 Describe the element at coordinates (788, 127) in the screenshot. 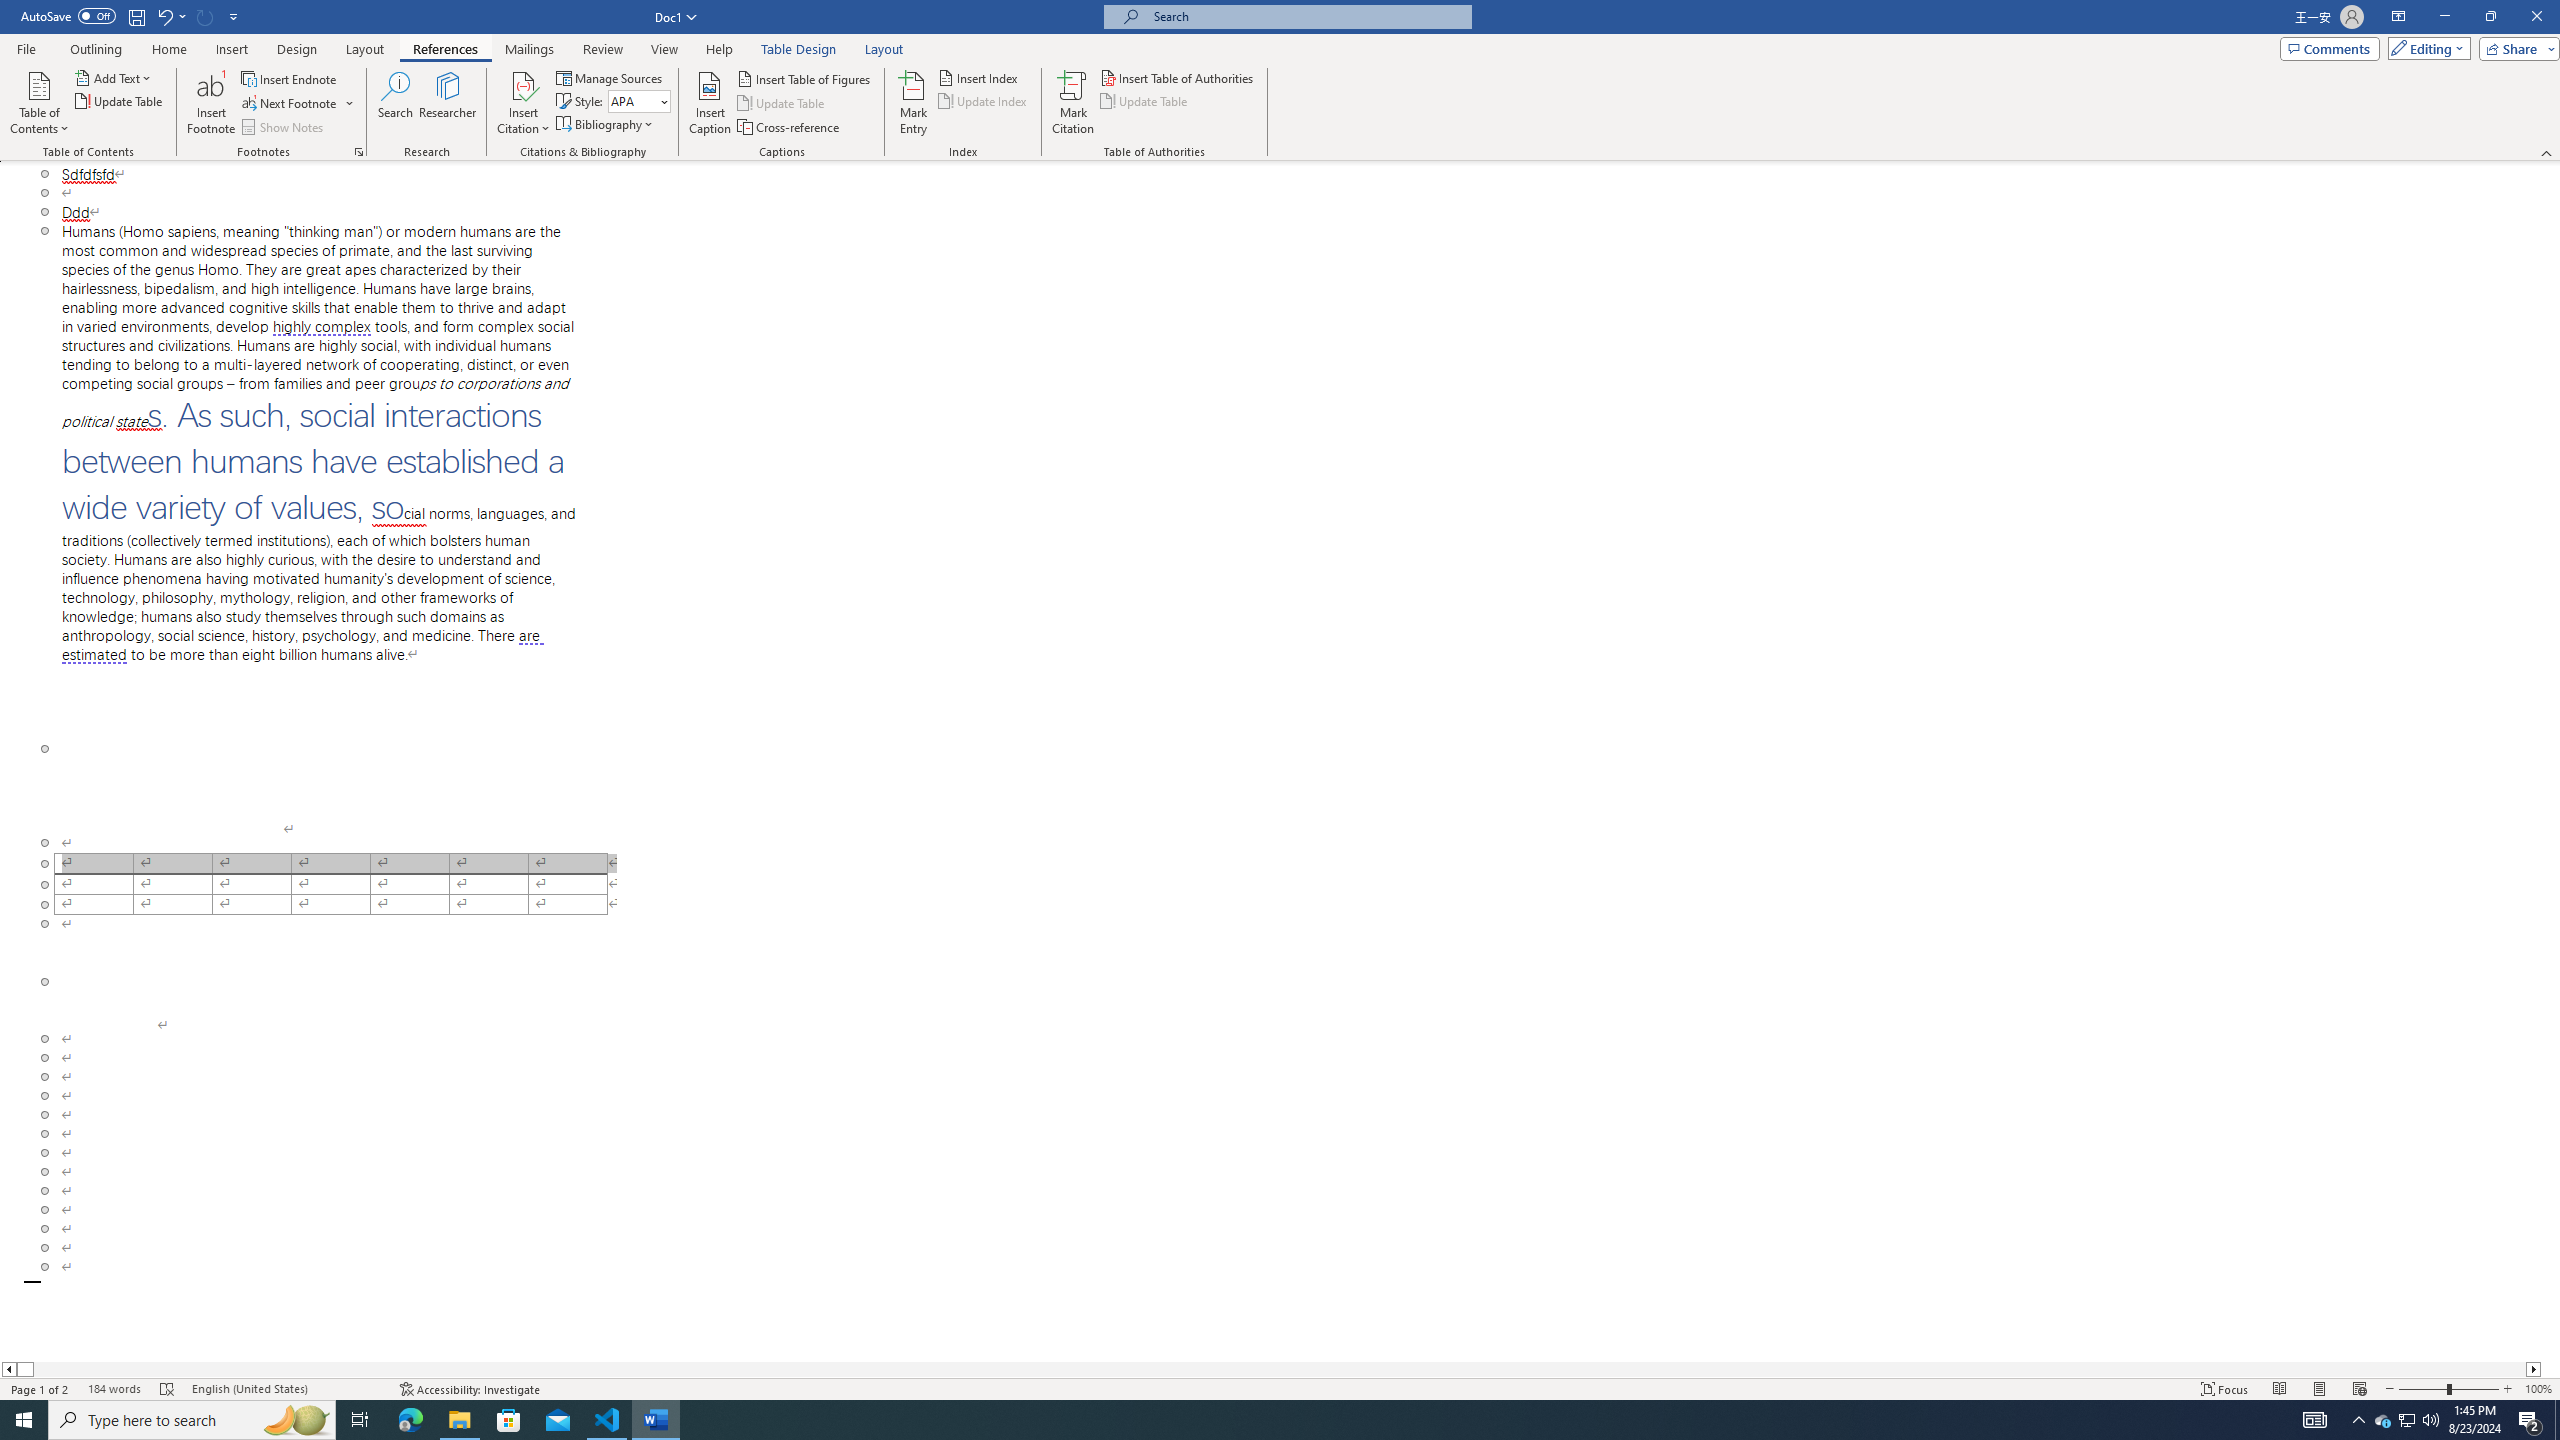

I see `'Cross-reference...'` at that location.